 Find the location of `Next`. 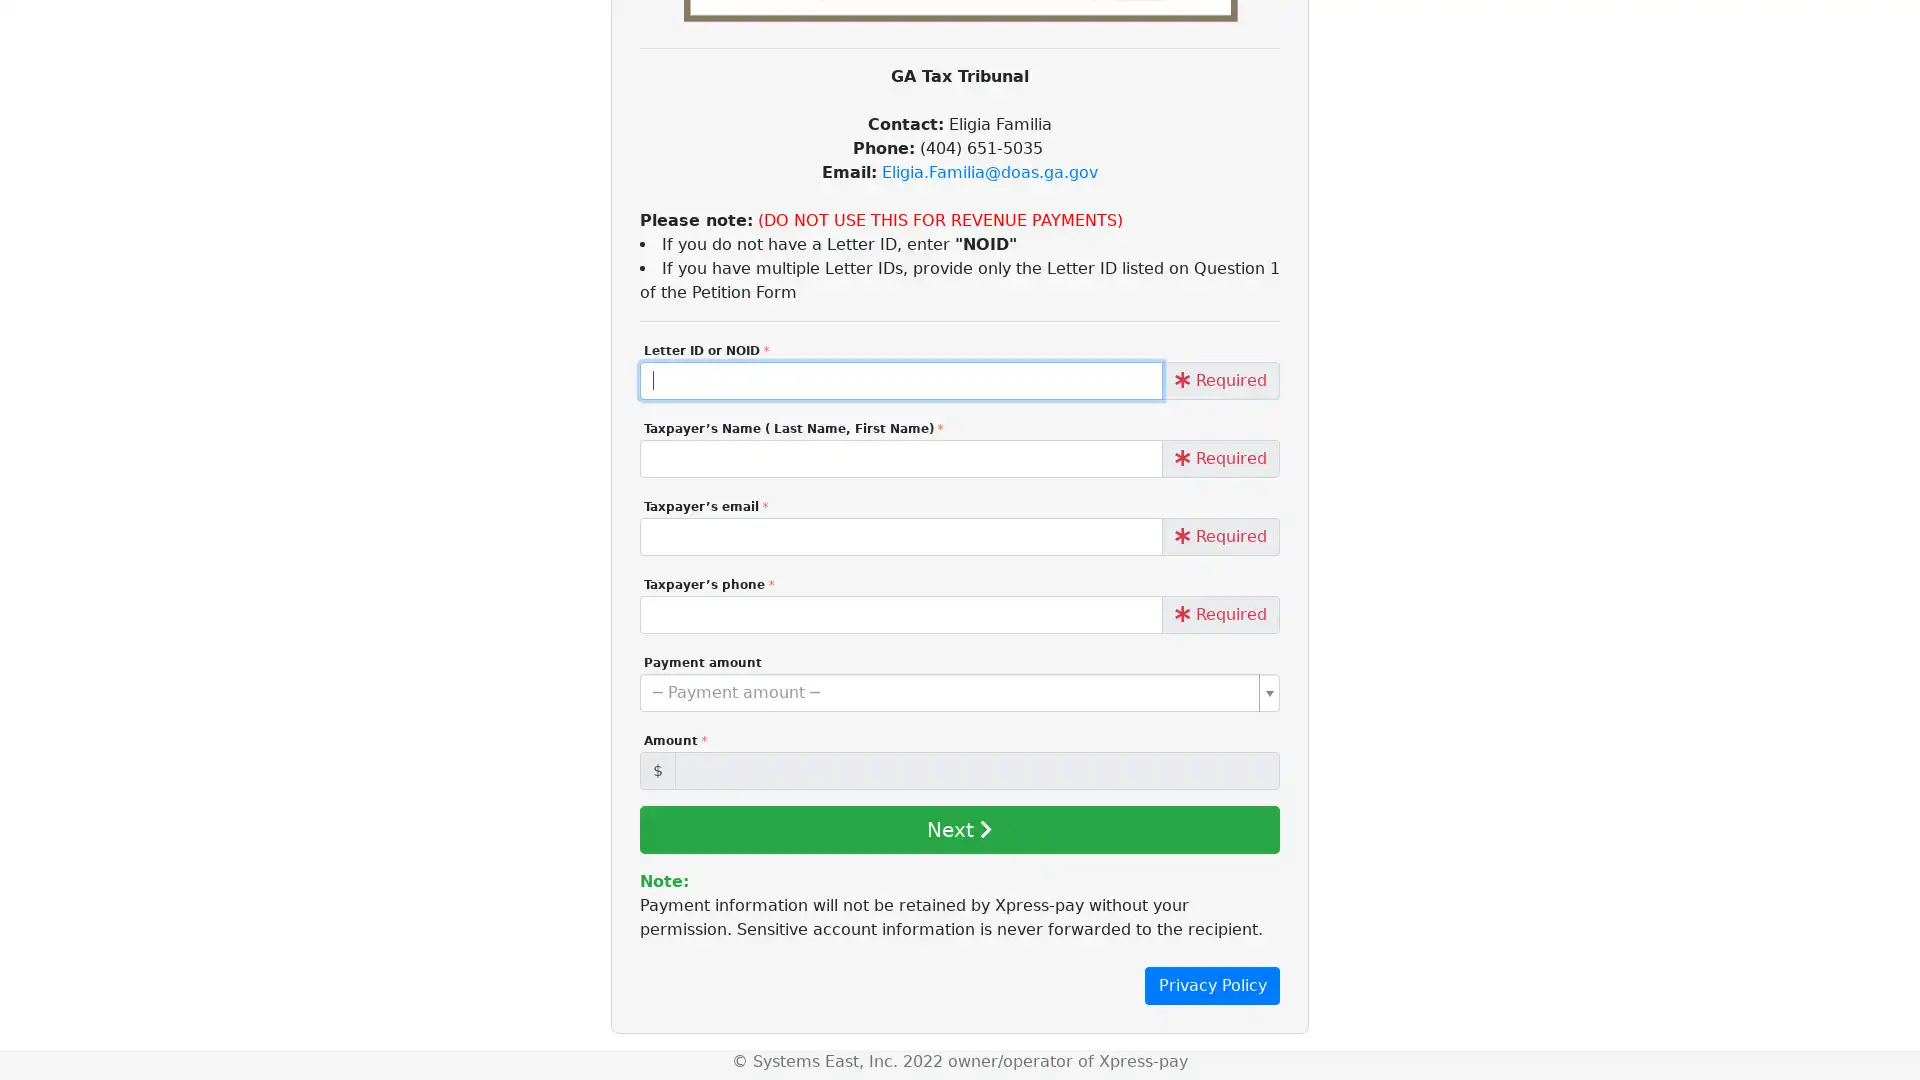

Next is located at coordinates (958, 829).